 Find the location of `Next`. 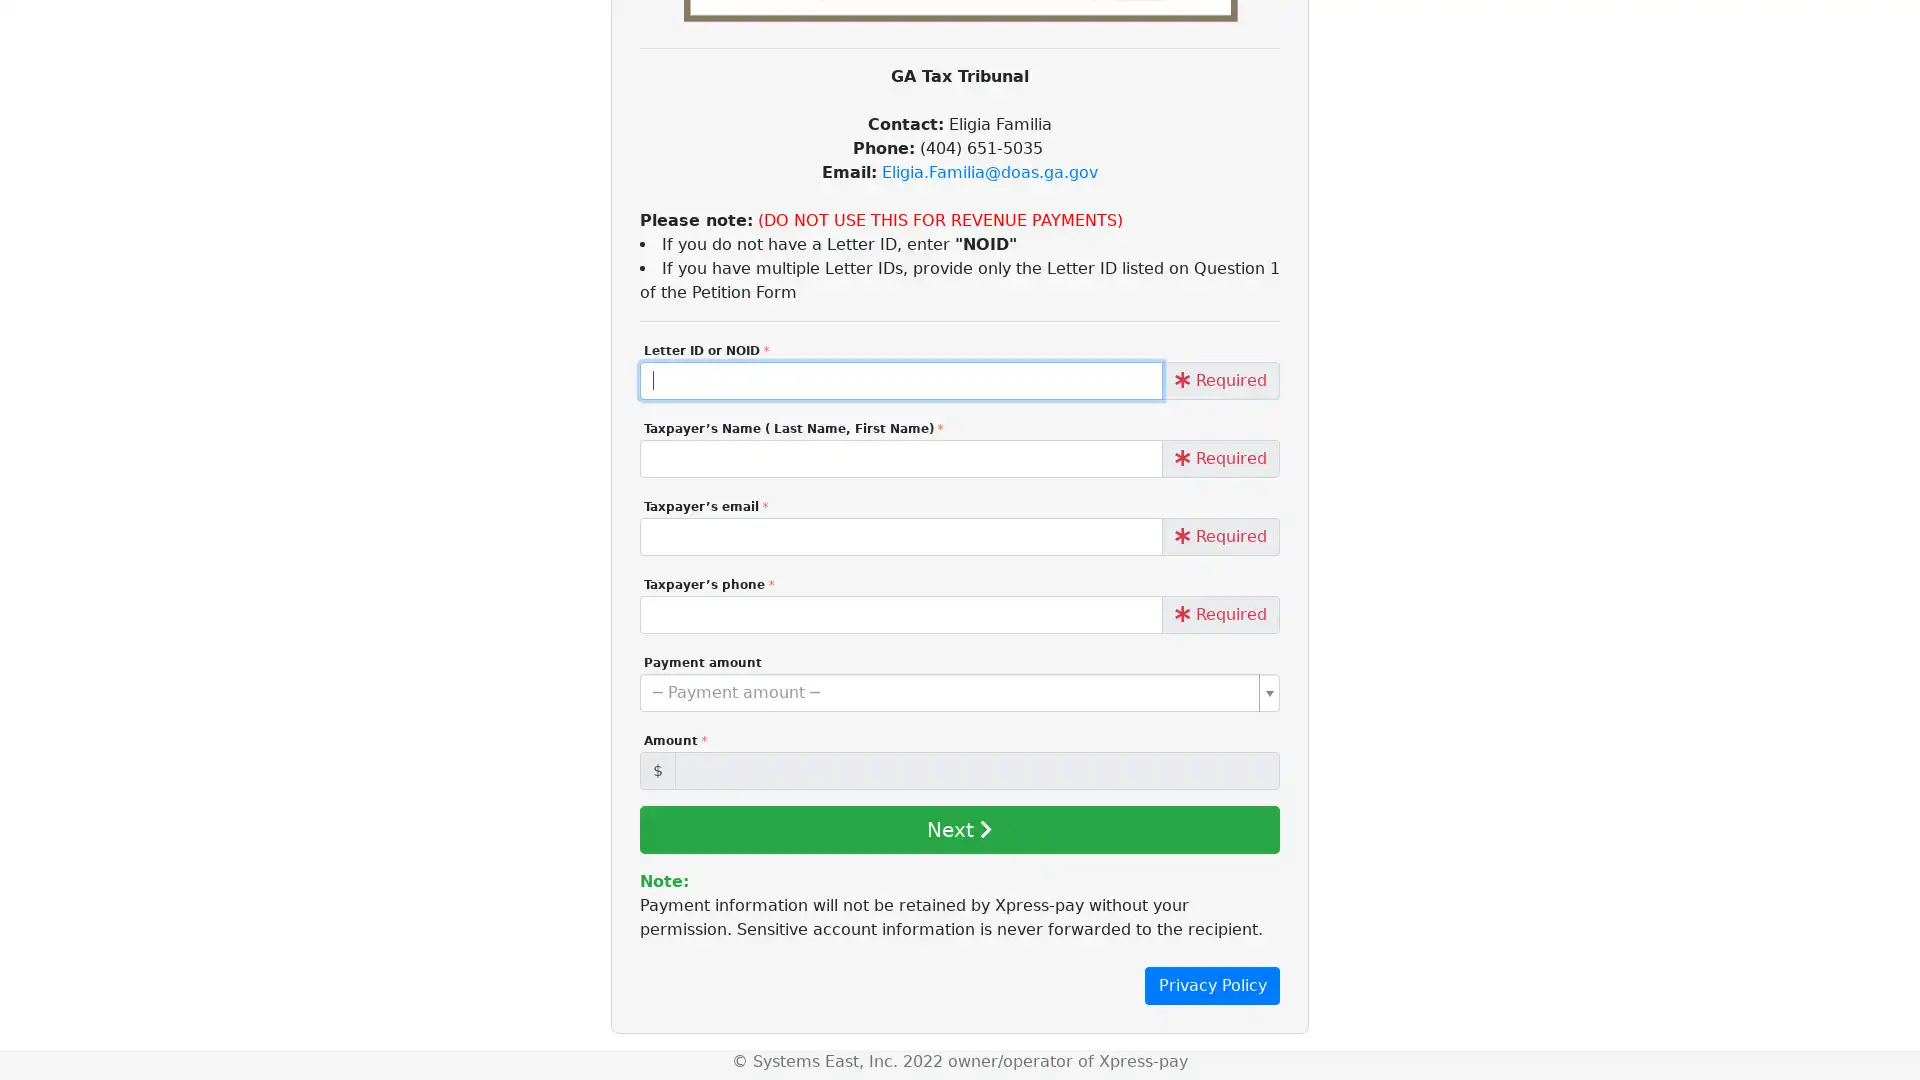

Next is located at coordinates (958, 829).